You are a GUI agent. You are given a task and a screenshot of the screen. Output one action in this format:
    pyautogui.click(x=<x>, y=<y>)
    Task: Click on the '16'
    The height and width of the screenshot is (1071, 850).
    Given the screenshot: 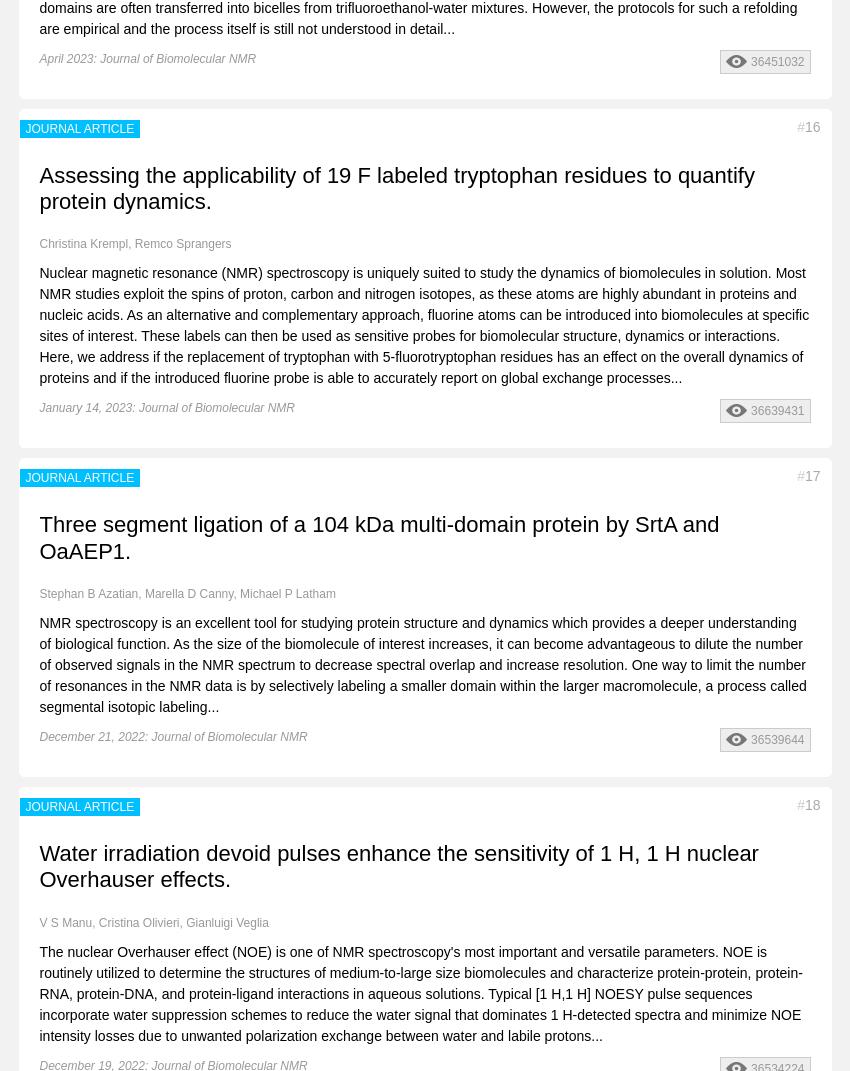 What is the action you would take?
    pyautogui.click(x=812, y=125)
    